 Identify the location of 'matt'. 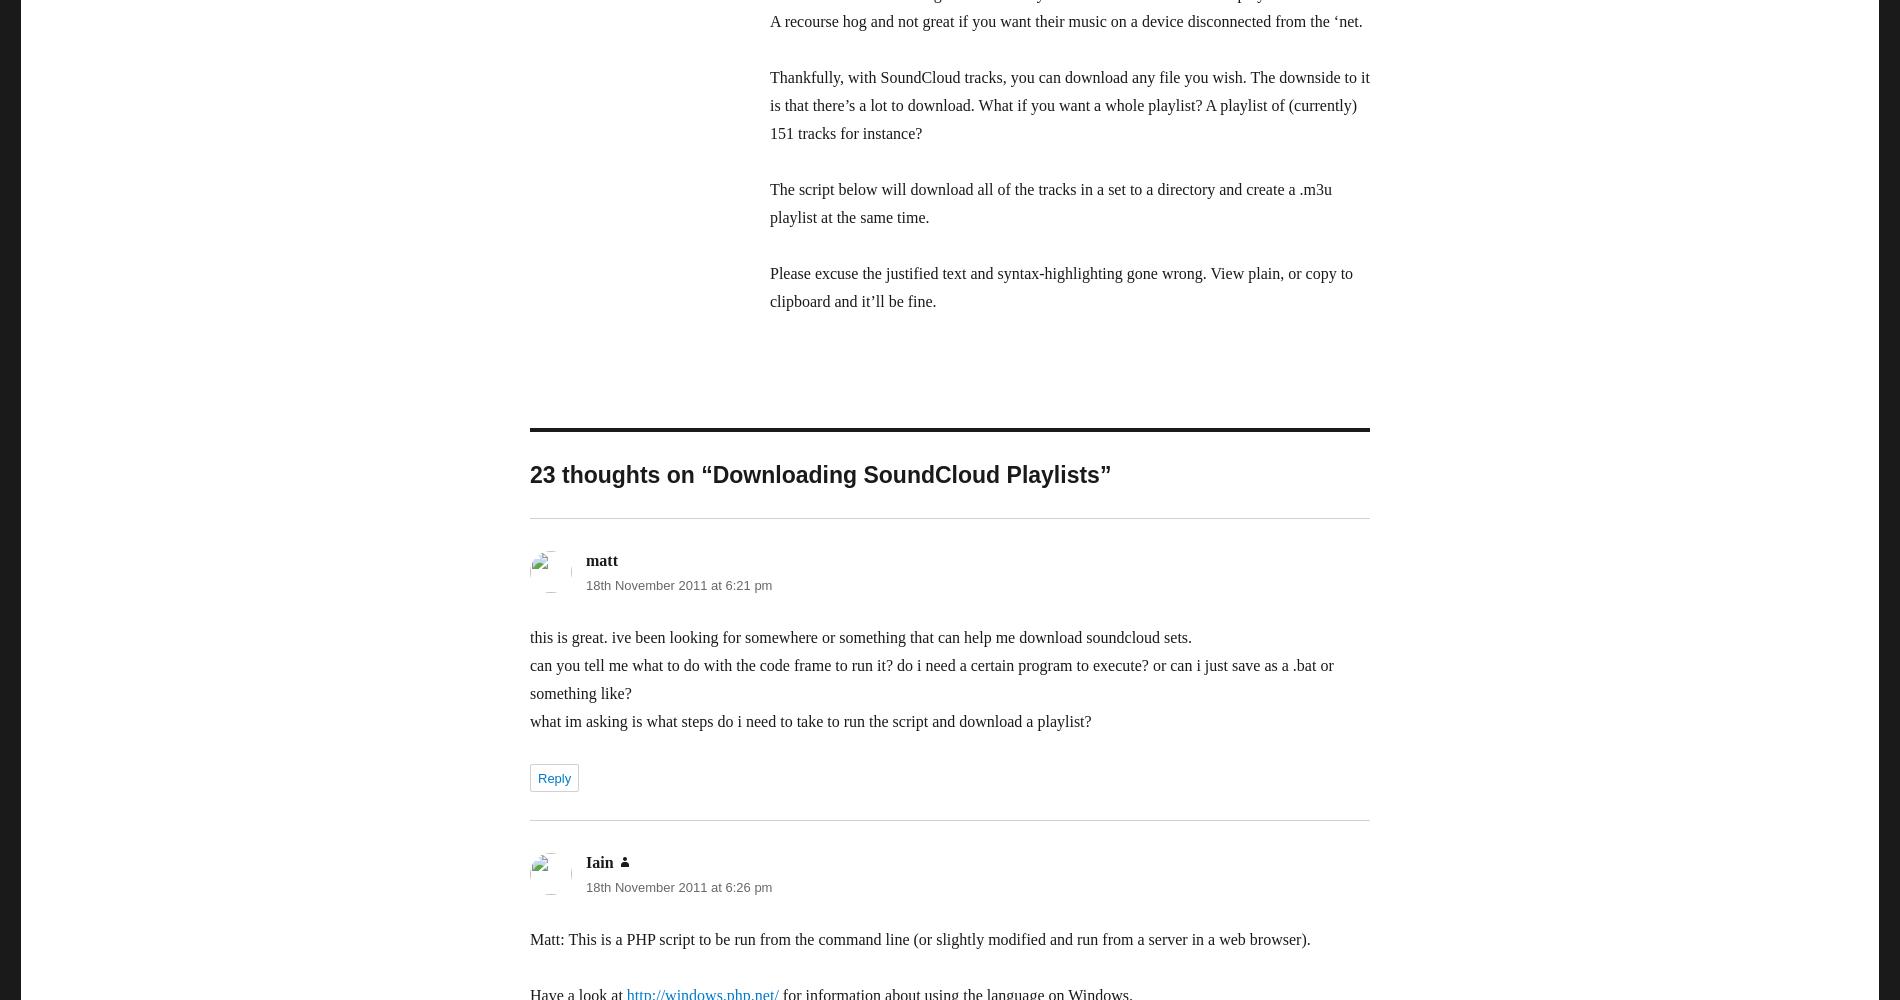
(601, 560).